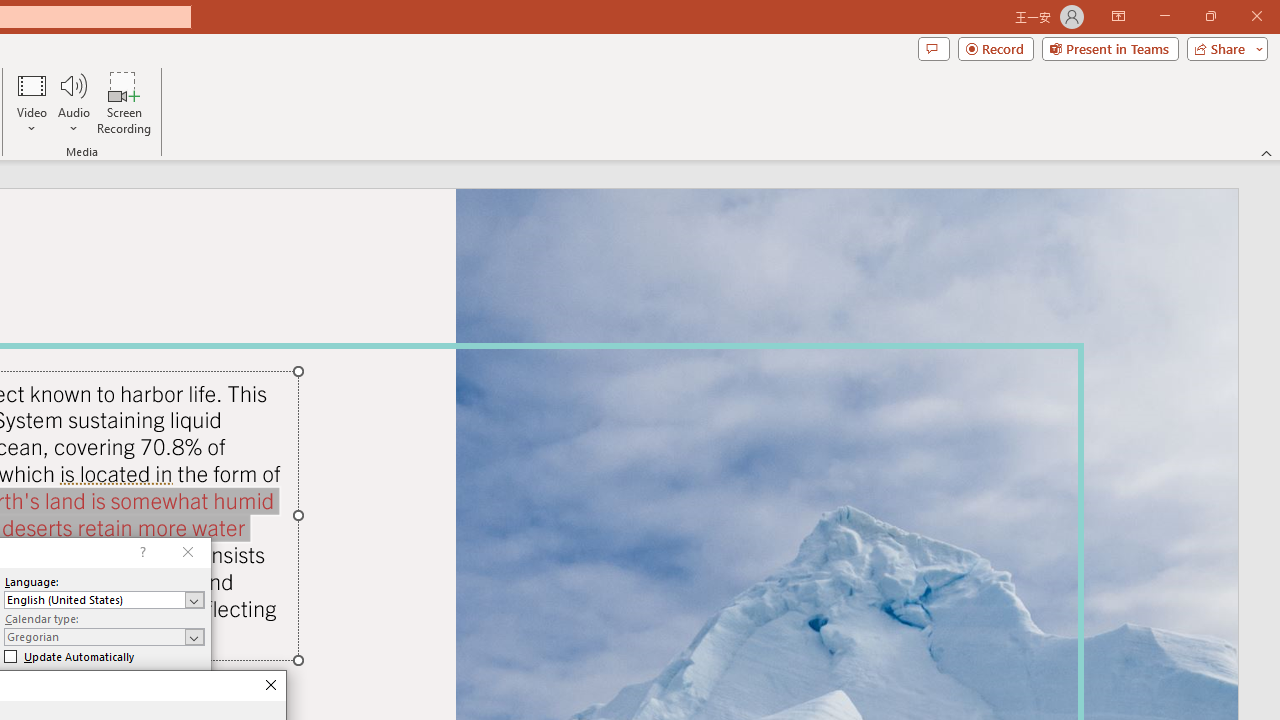 The image size is (1280, 720). What do you see at coordinates (103, 599) in the screenshot?
I see `'Language'` at bounding box center [103, 599].